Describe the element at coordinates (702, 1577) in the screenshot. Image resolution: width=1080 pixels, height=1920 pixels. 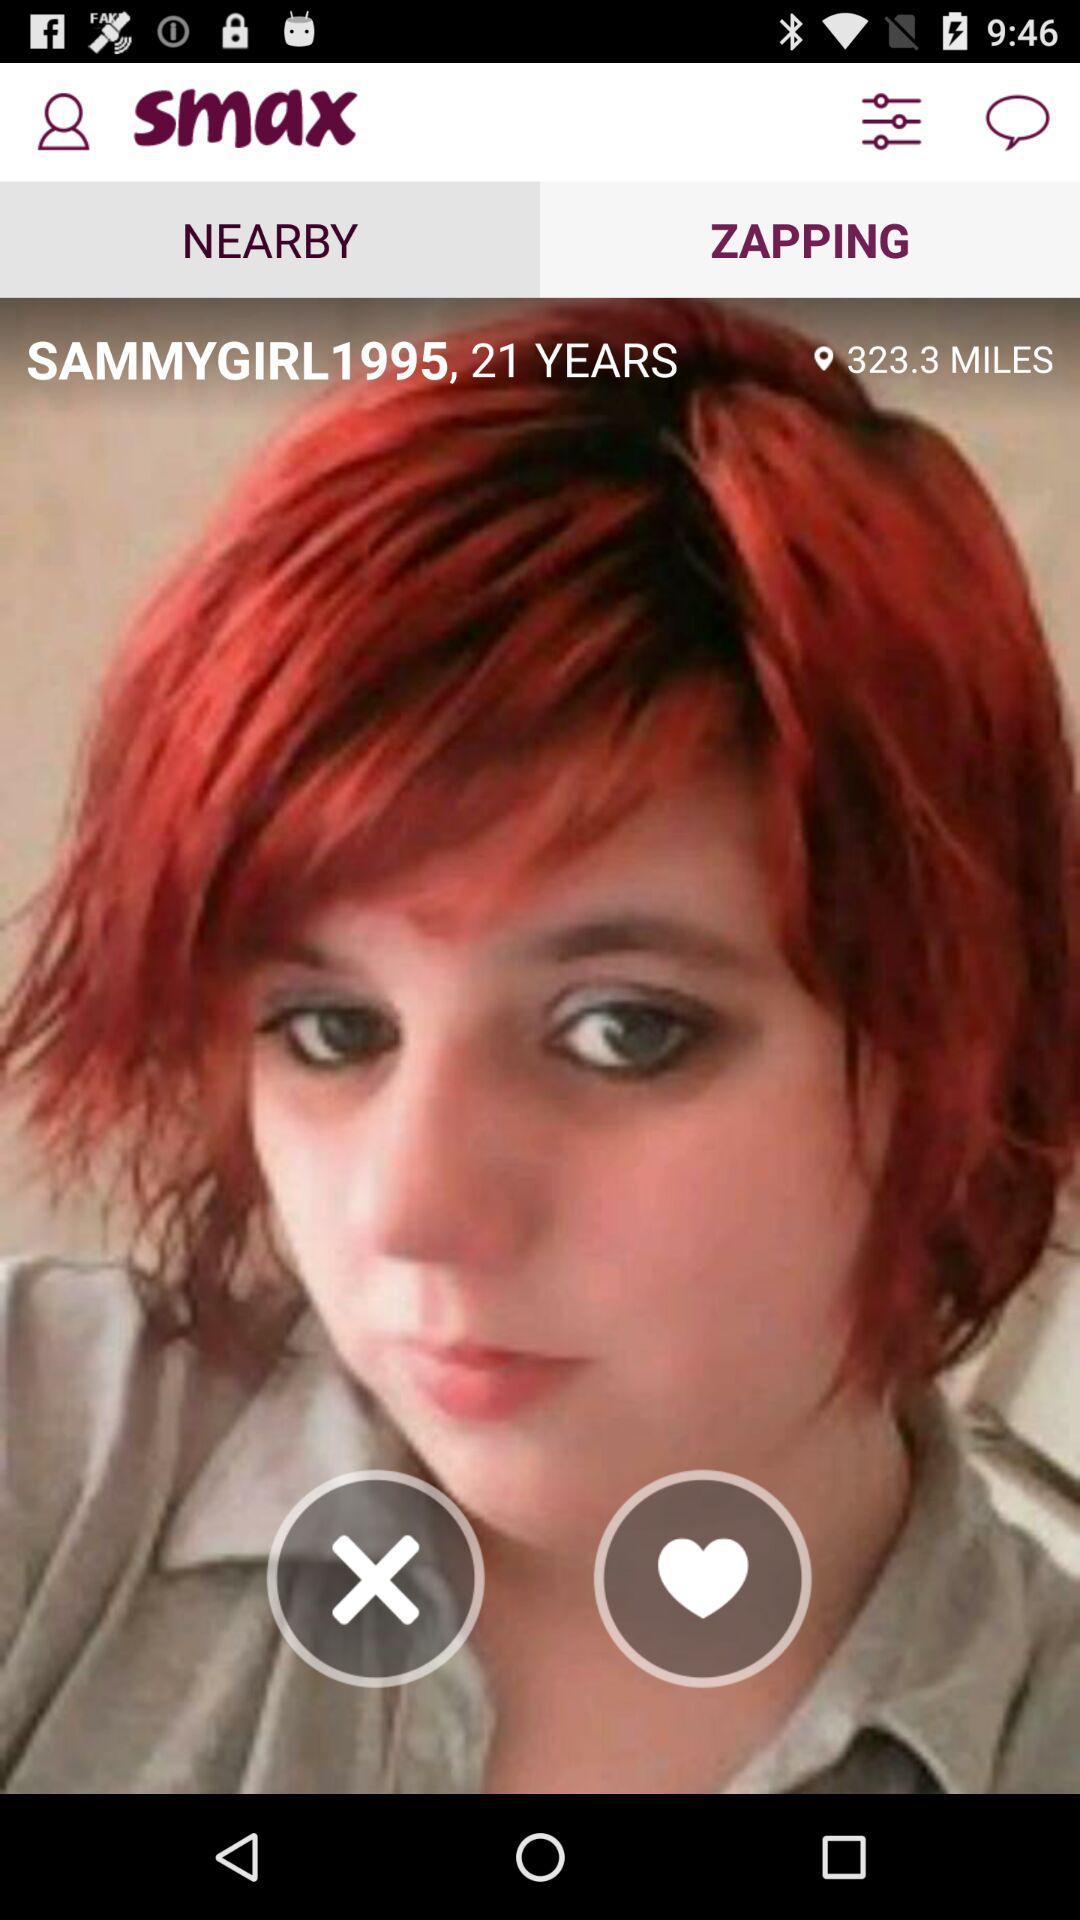
I see `item below the , 21 years` at that location.